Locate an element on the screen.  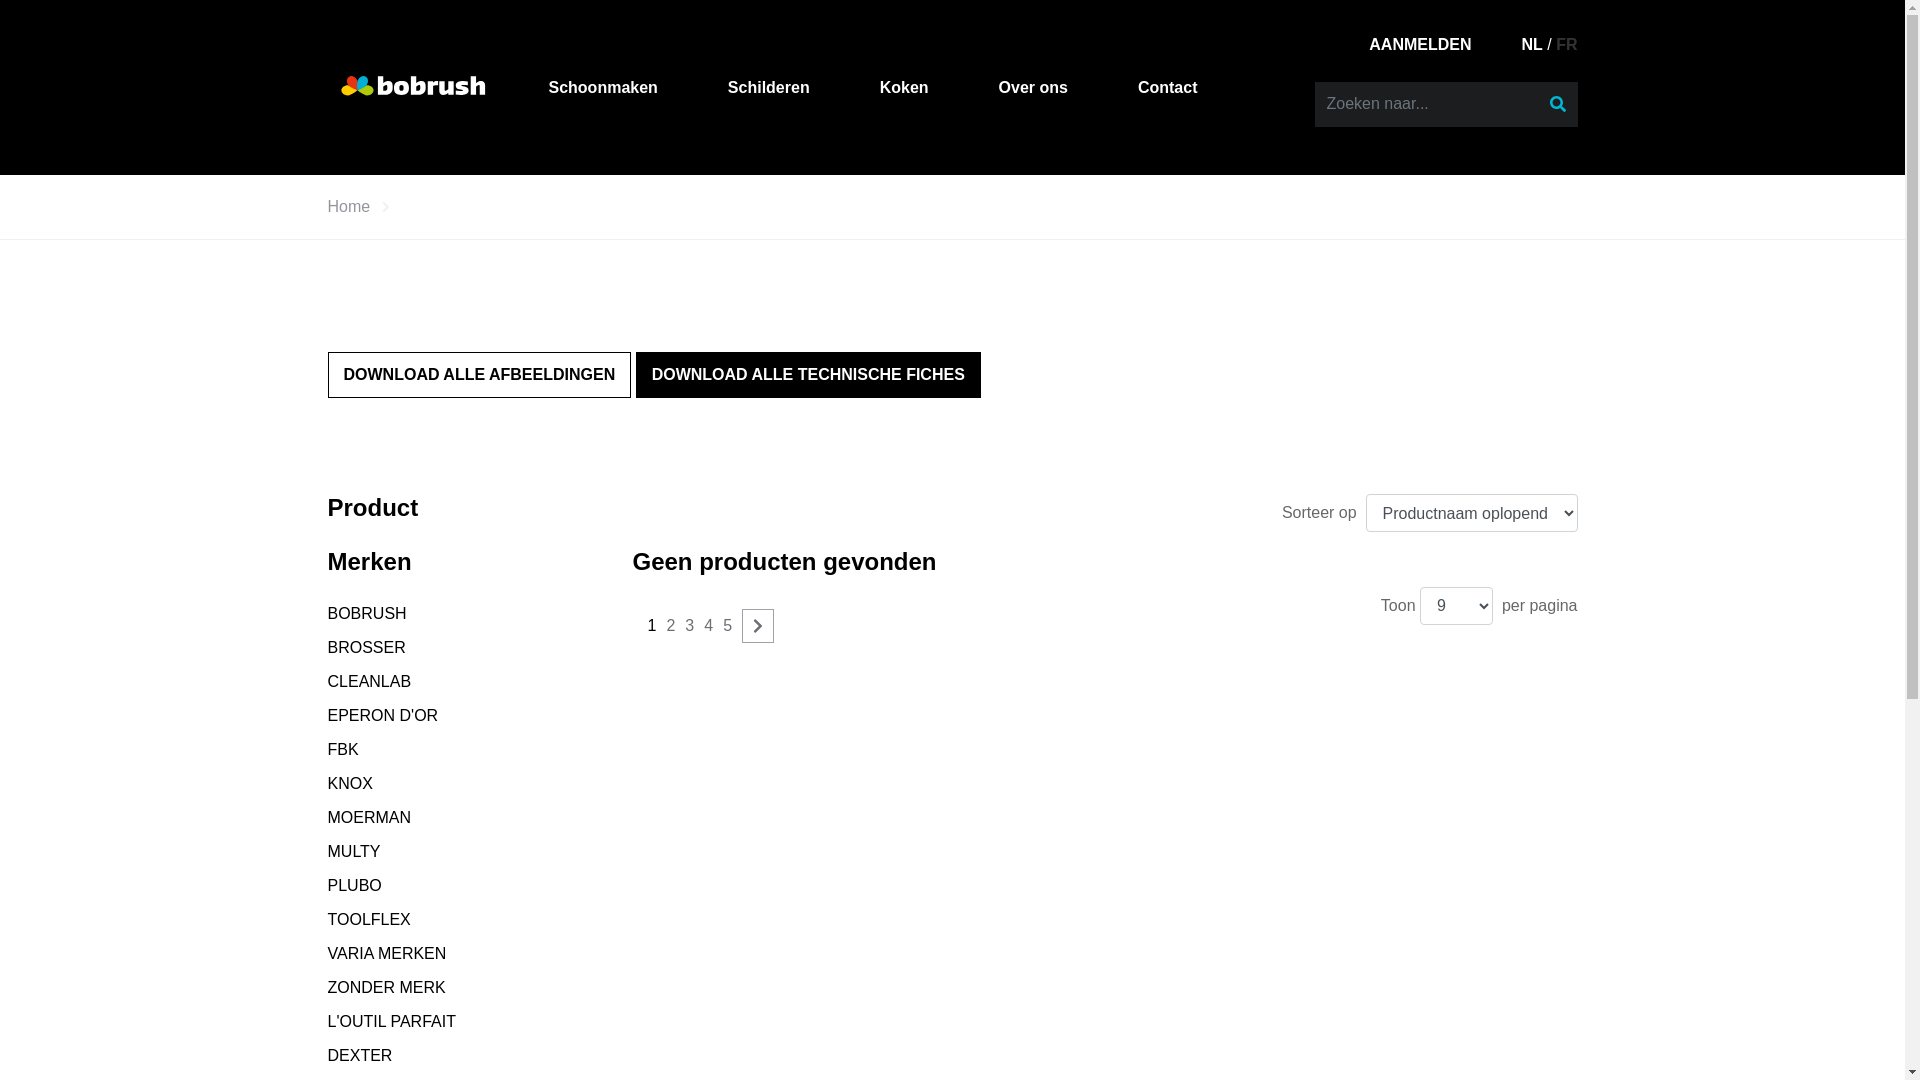
'Contact' is located at coordinates (1167, 87).